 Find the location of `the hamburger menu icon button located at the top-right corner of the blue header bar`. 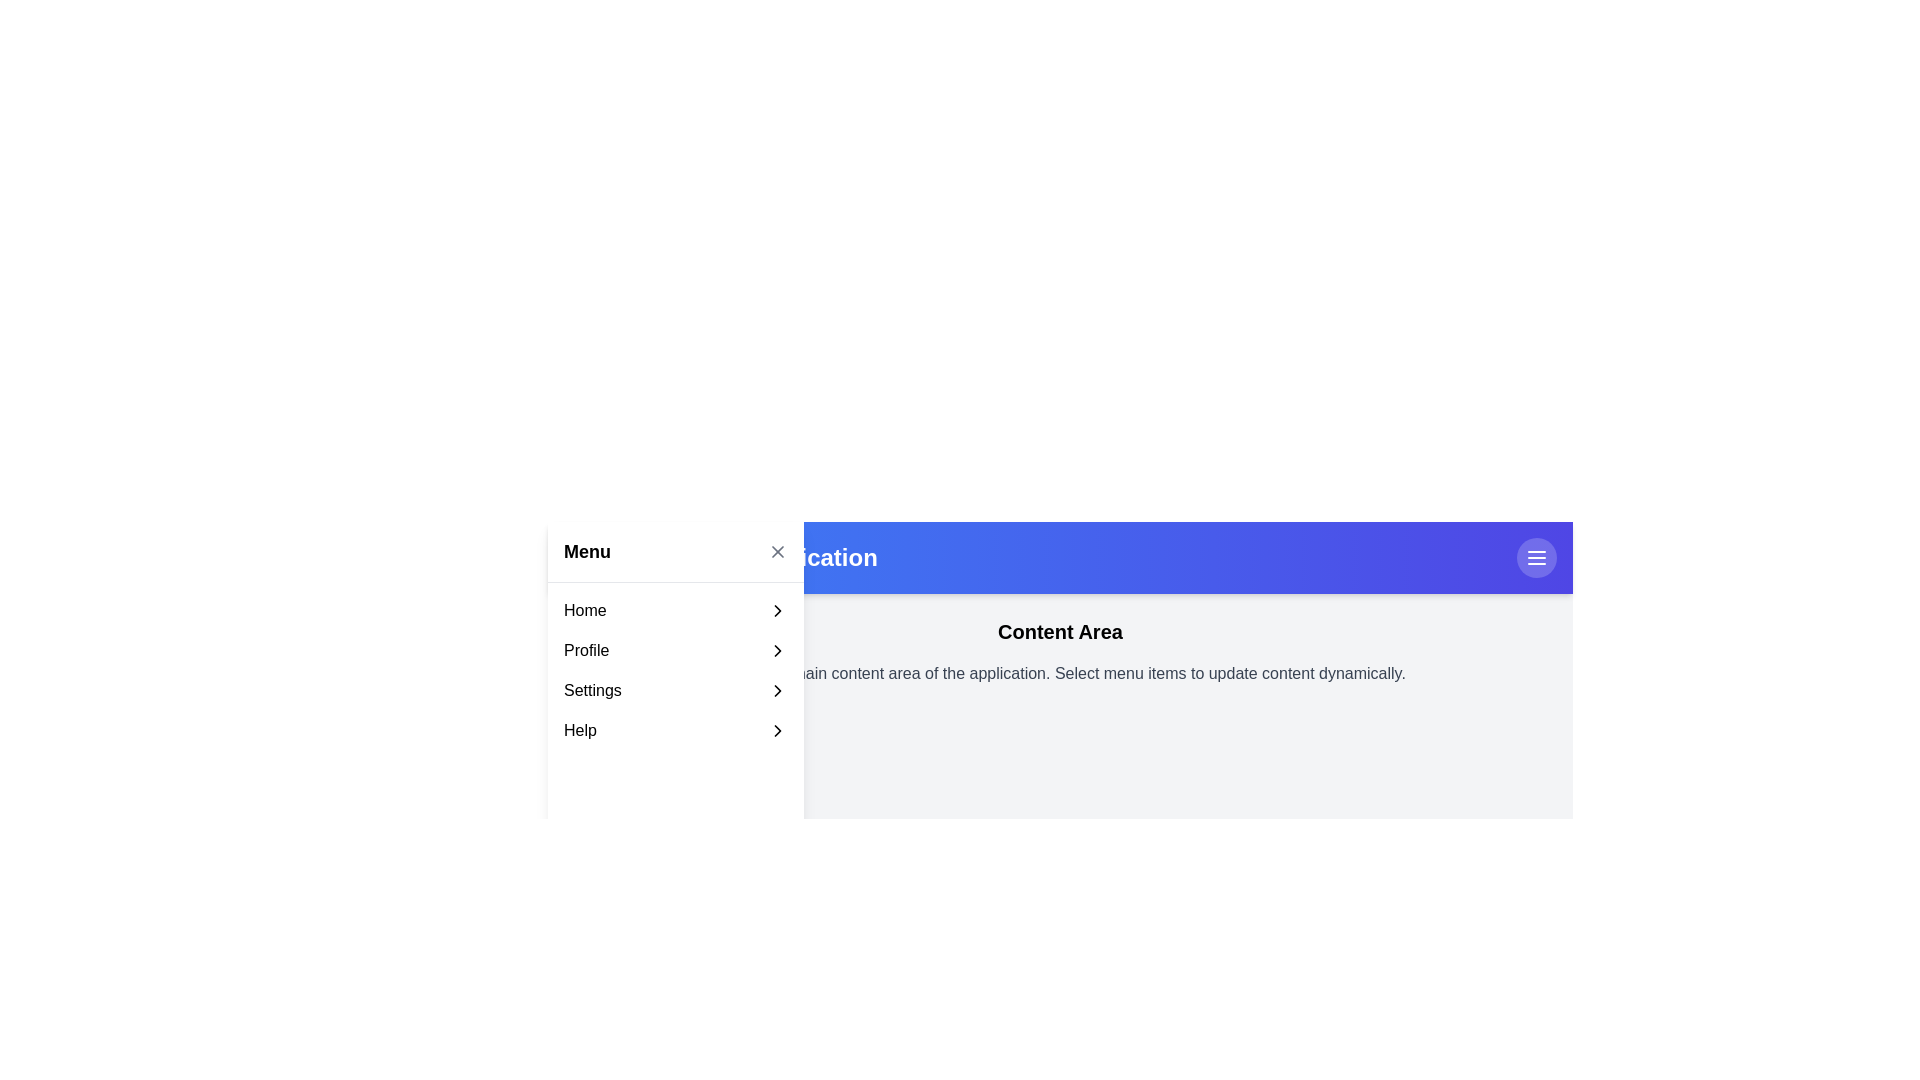

the hamburger menu icon button located at the top-right corner of the blue header bar is located at coordinates (1535, 558).